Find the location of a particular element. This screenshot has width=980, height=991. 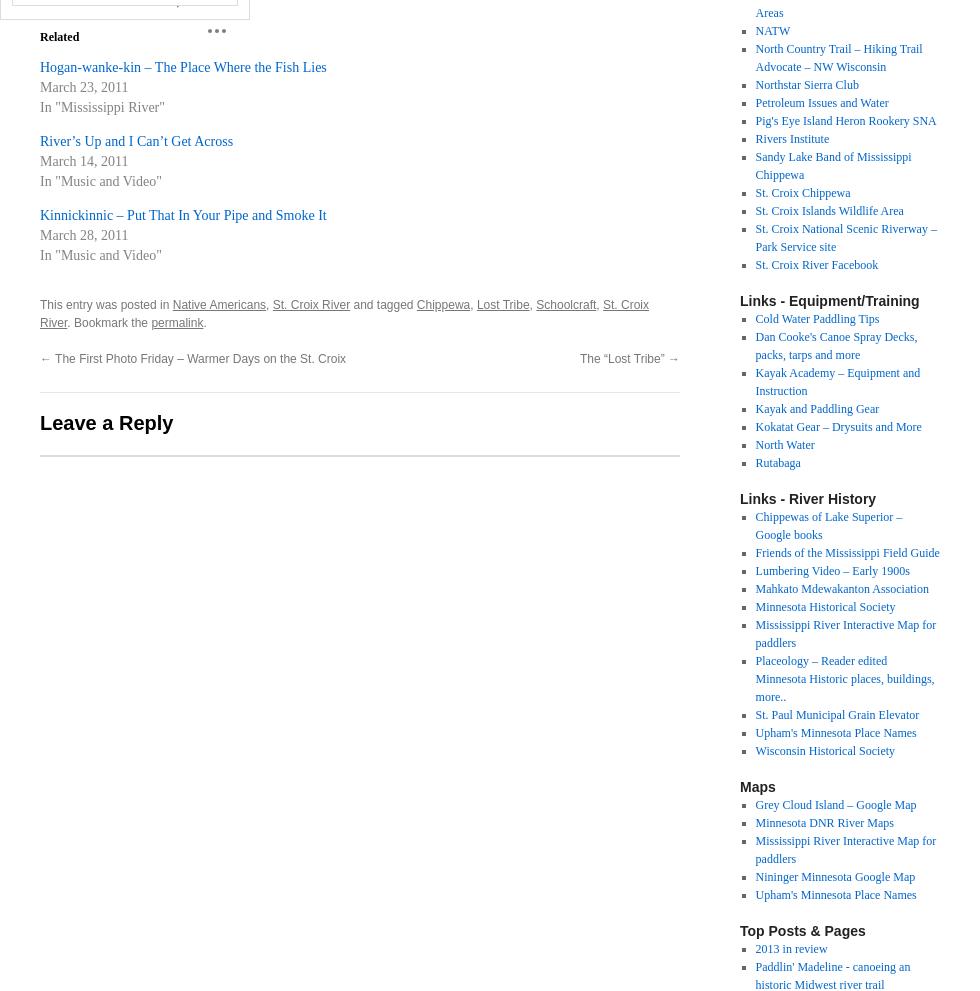

'Cold Water Paddling Tips' is located at coordinates (817, 319).